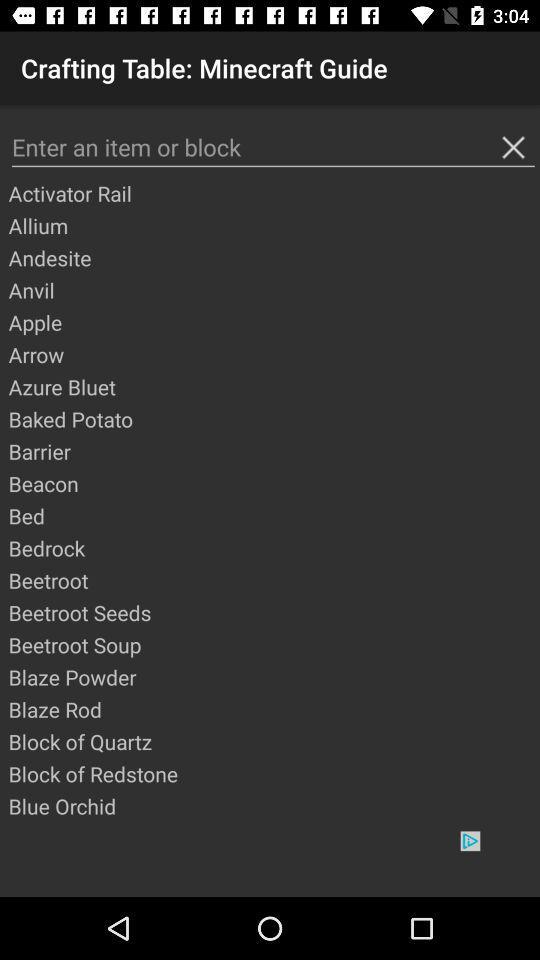  What do you see at coordinates (513, 146) in the screenshot?
I see `the window` at bounding box center [513, 146].